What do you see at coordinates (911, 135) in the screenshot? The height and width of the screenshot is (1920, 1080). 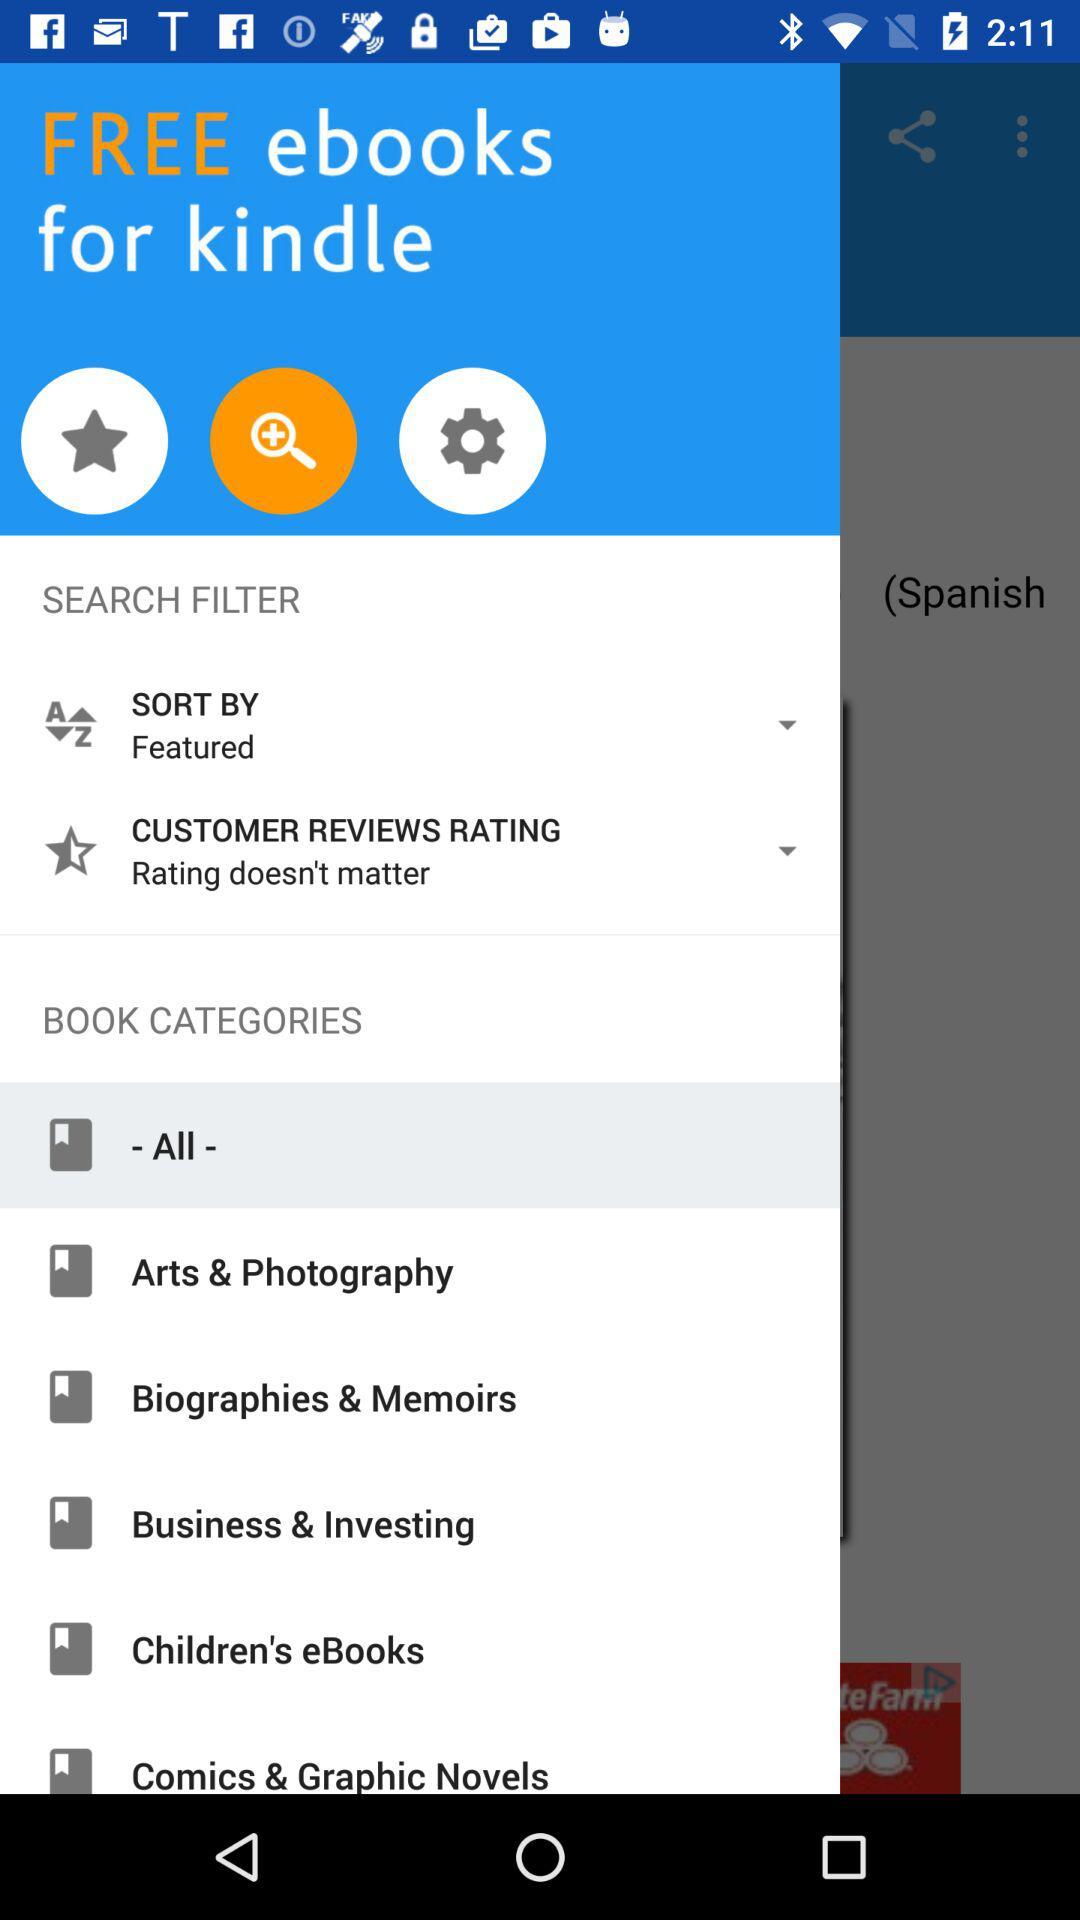 I see `the share icon` at bounding box center [911, 135].